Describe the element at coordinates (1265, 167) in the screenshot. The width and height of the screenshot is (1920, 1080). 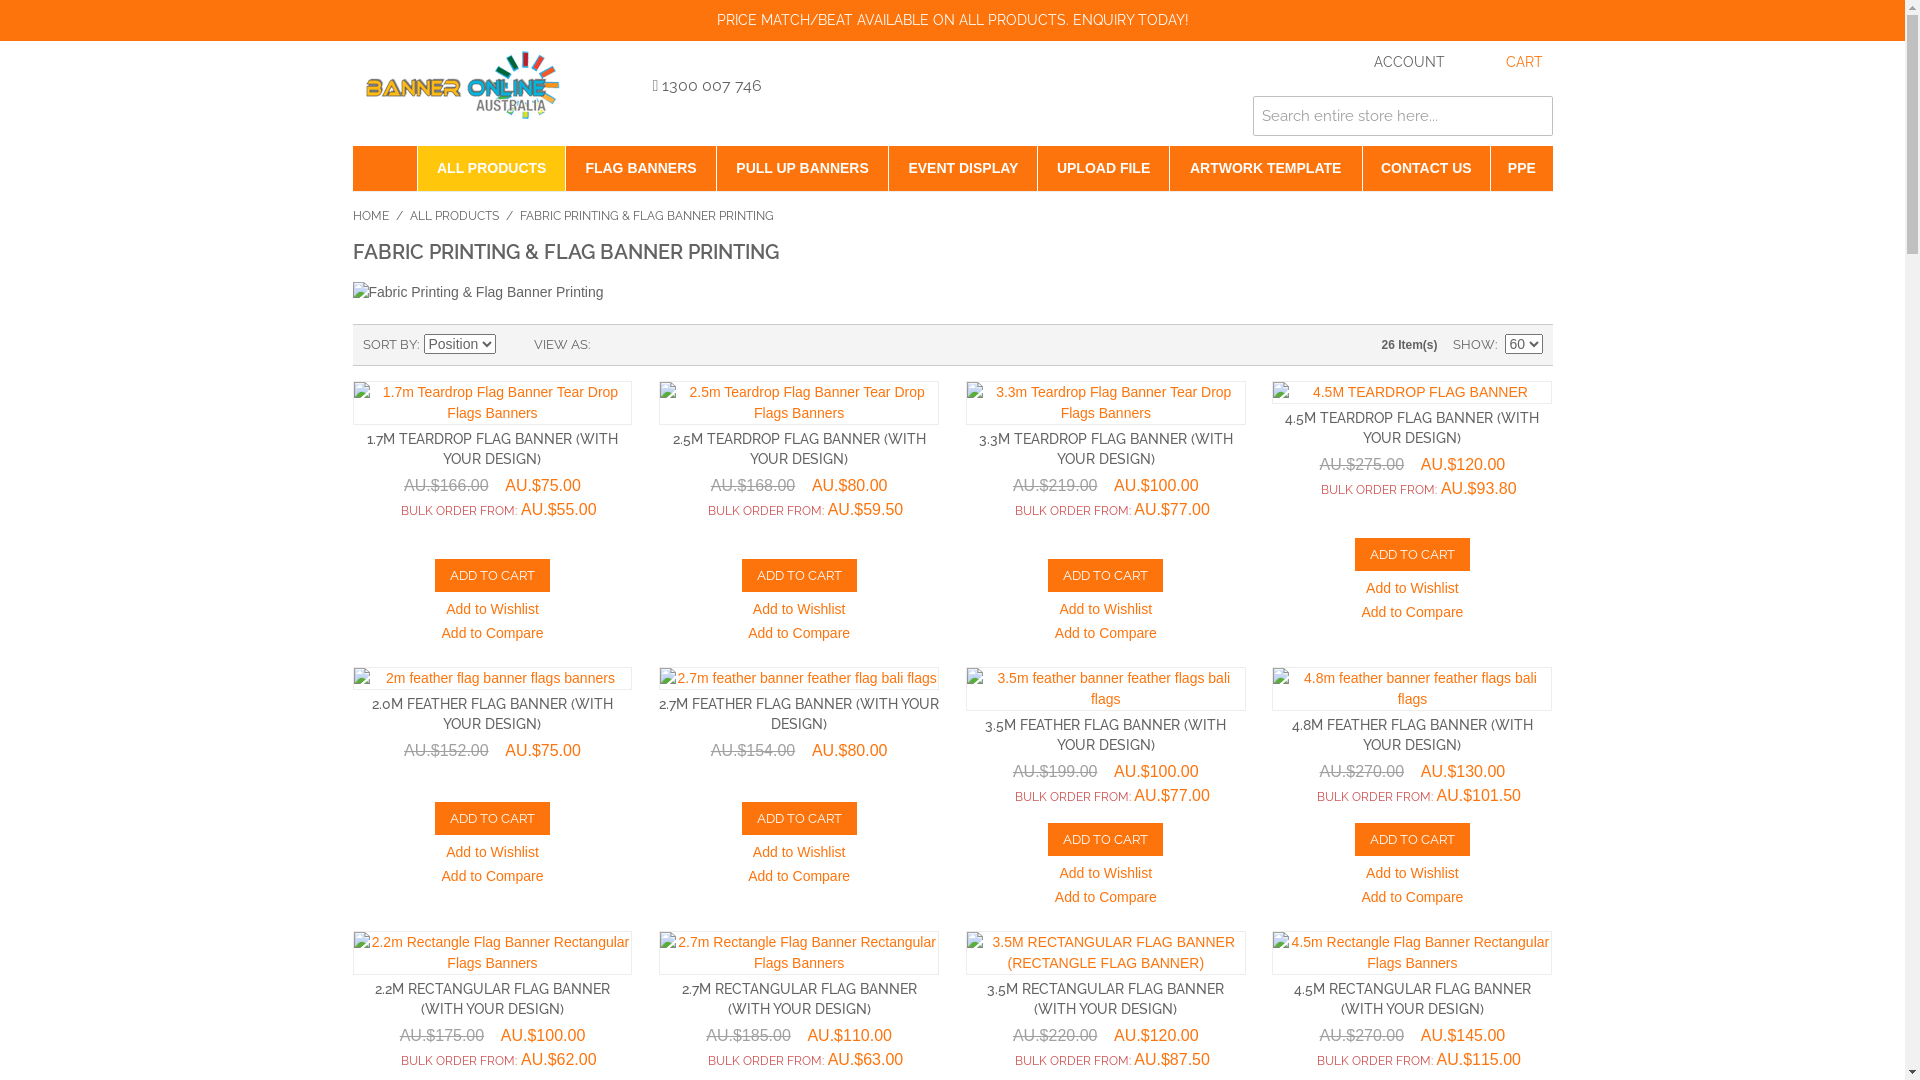
I see `'ARTWORK TEMPLATE'` at that location.